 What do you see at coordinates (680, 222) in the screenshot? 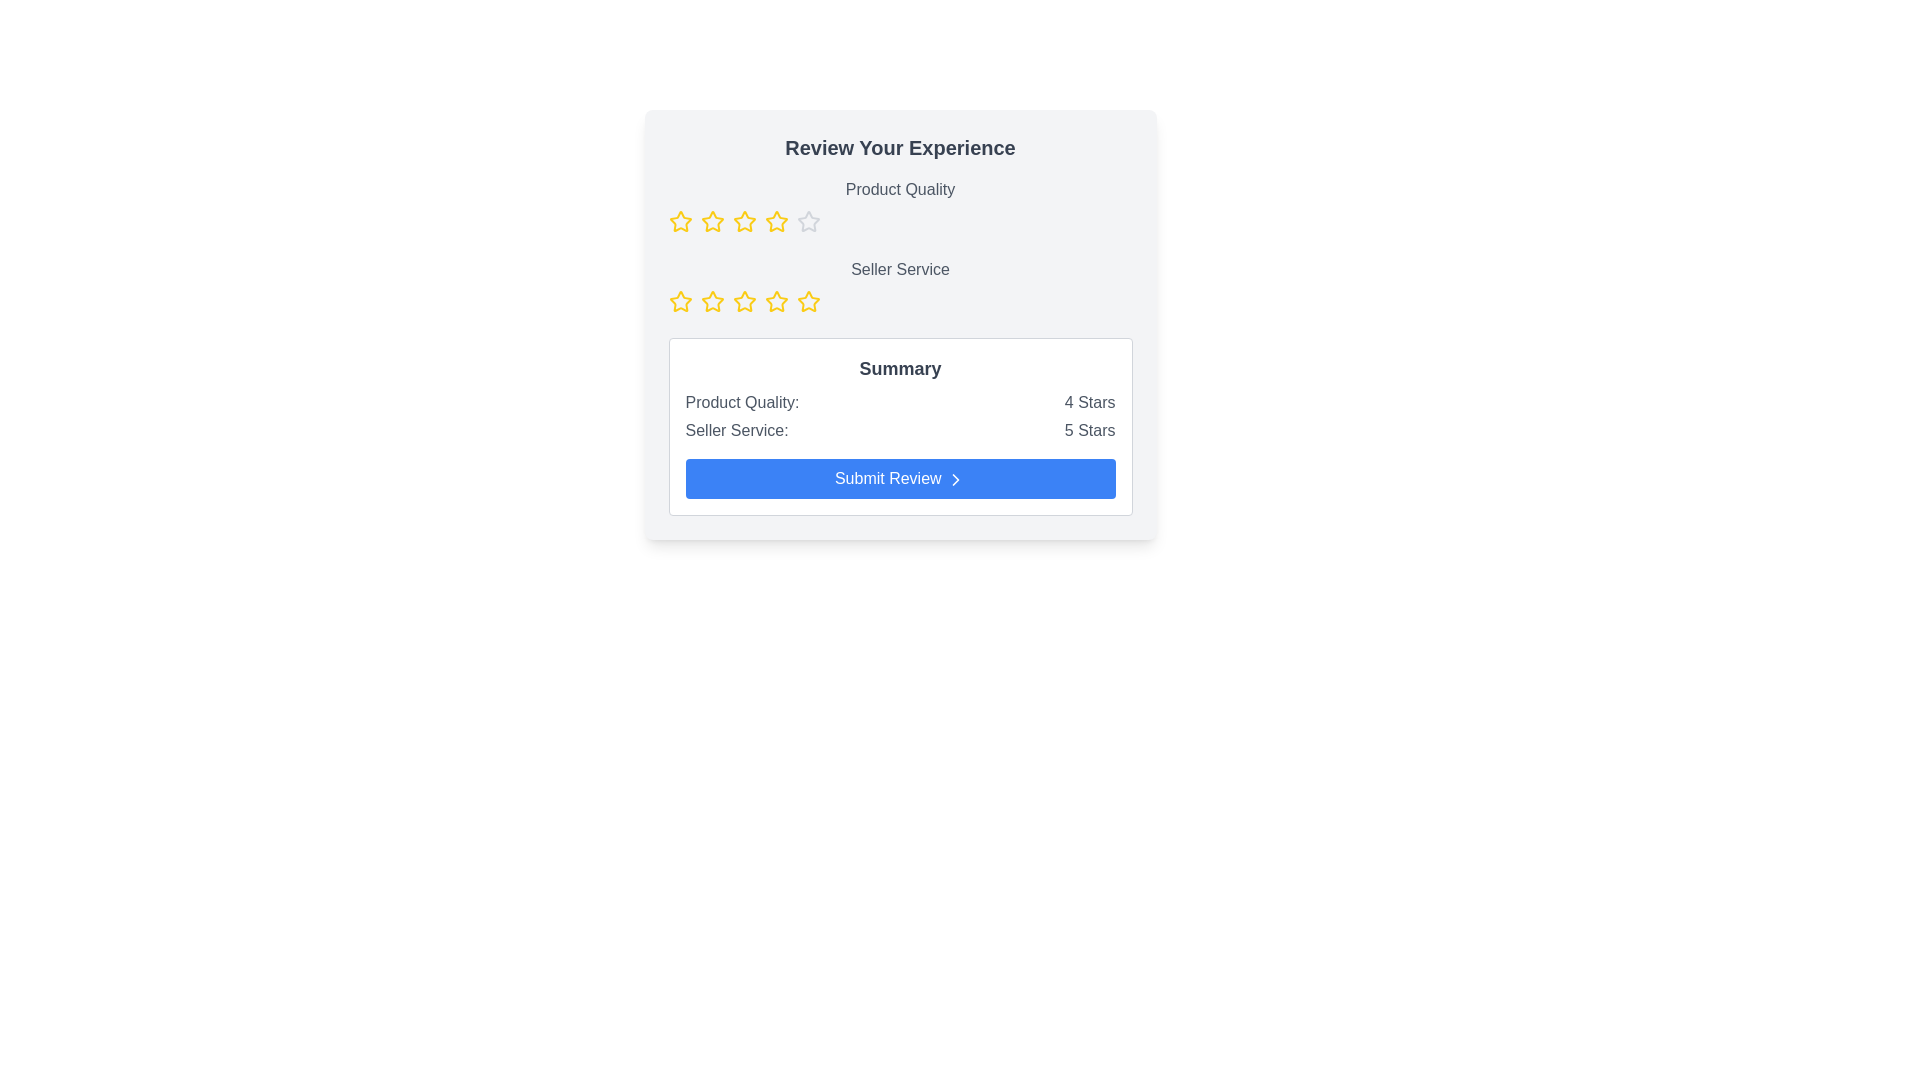
I see `the first yellow star icon used for rating, located next to the 'Product Quality' label` at bounding box center [680, 222].